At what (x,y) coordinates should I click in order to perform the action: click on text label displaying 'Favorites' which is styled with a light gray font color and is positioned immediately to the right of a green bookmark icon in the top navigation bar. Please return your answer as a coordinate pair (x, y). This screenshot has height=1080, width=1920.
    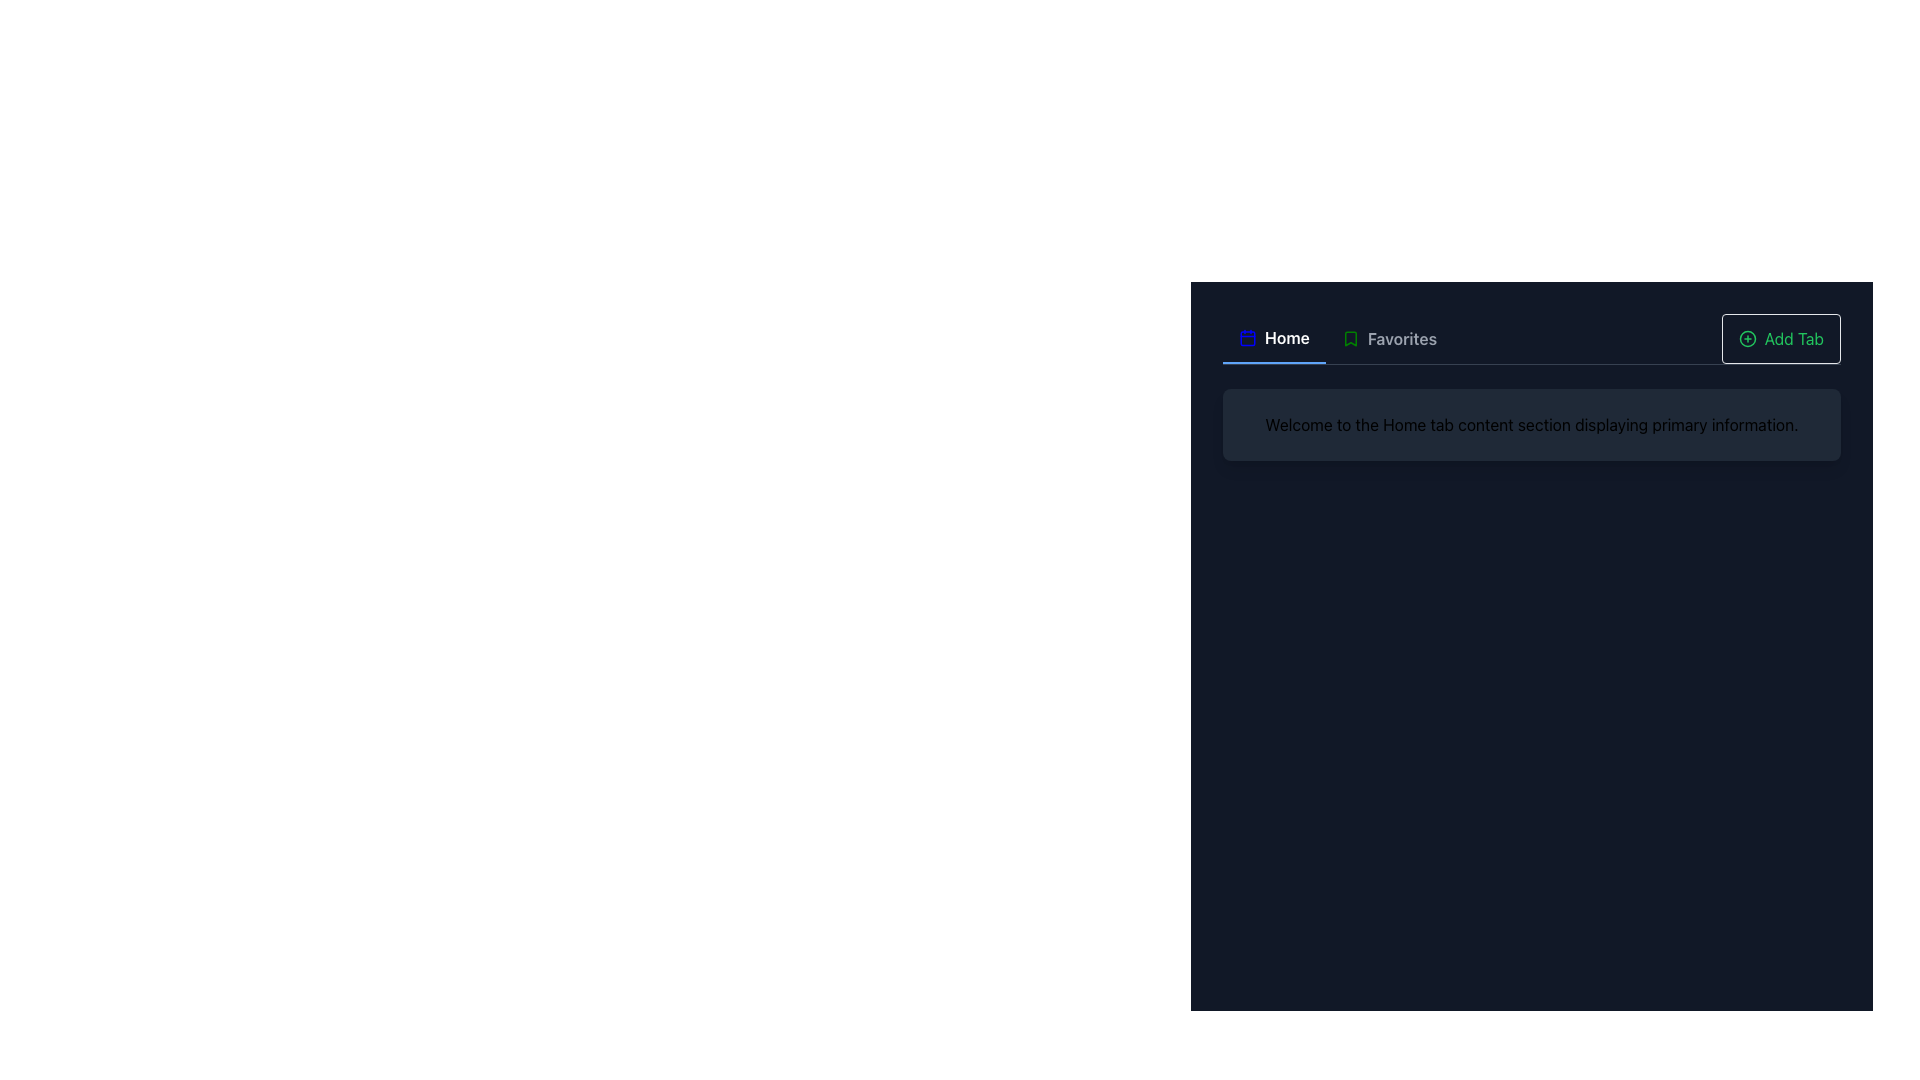
    Looking at the image, I should click on (1401, 338).